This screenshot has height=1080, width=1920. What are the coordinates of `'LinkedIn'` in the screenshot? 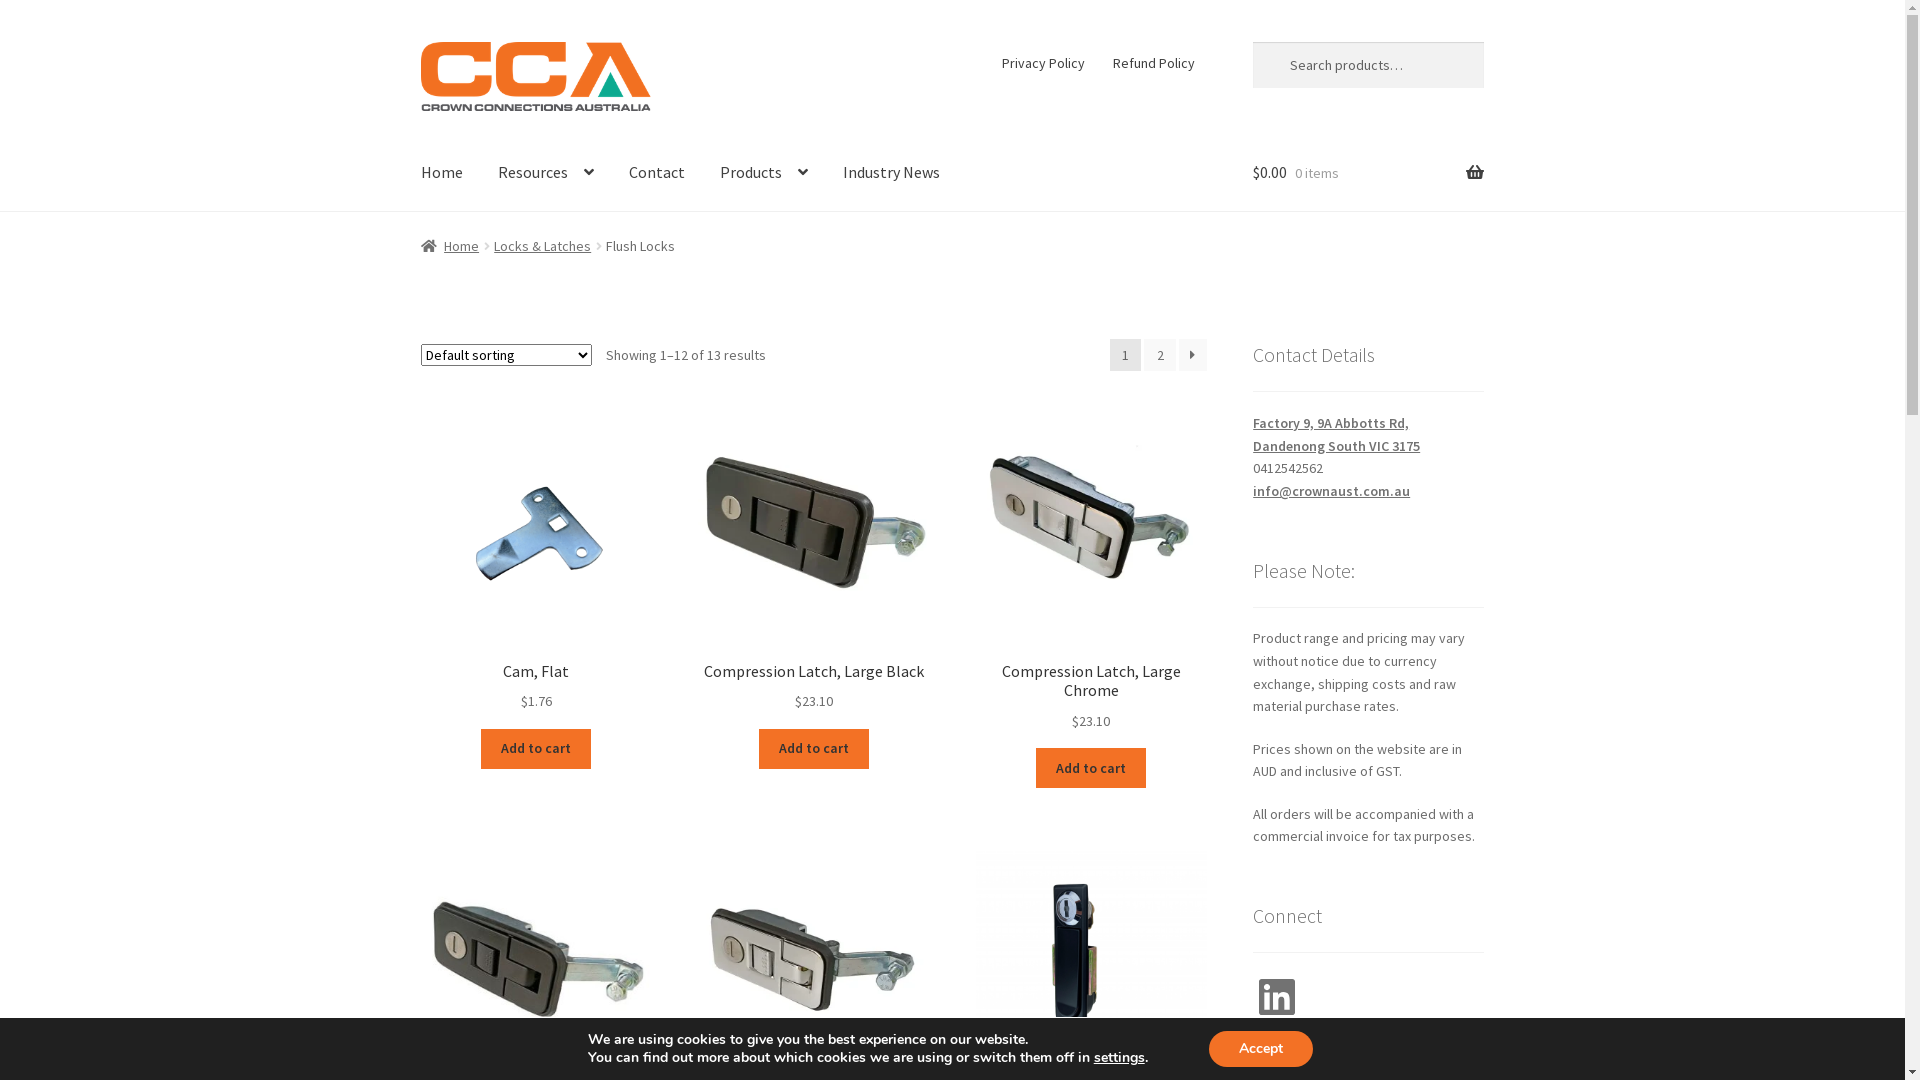 It's located at (1251, 996).